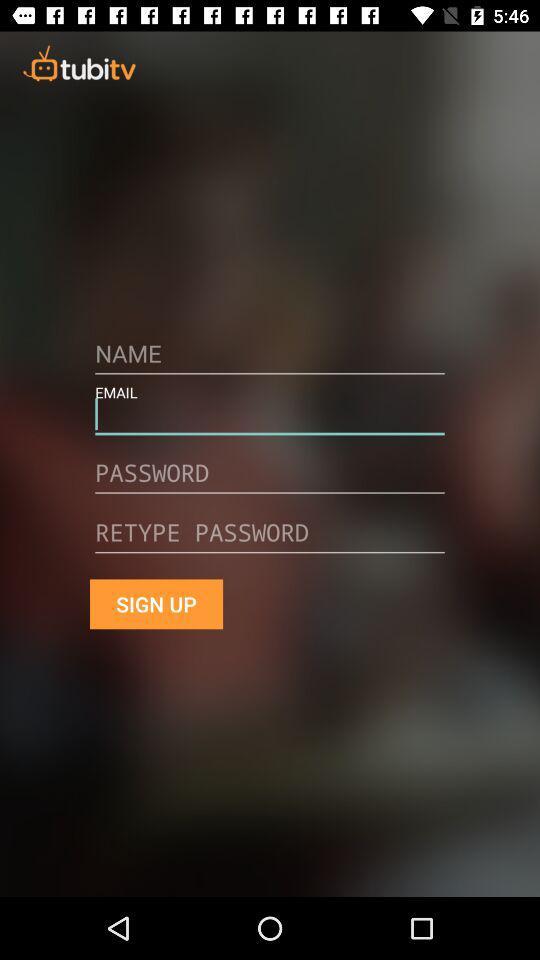 This screenshot has height=960, width=540. Describe the element at coordinates (270, 480) in the screenshot. I see `use the password` at that location.